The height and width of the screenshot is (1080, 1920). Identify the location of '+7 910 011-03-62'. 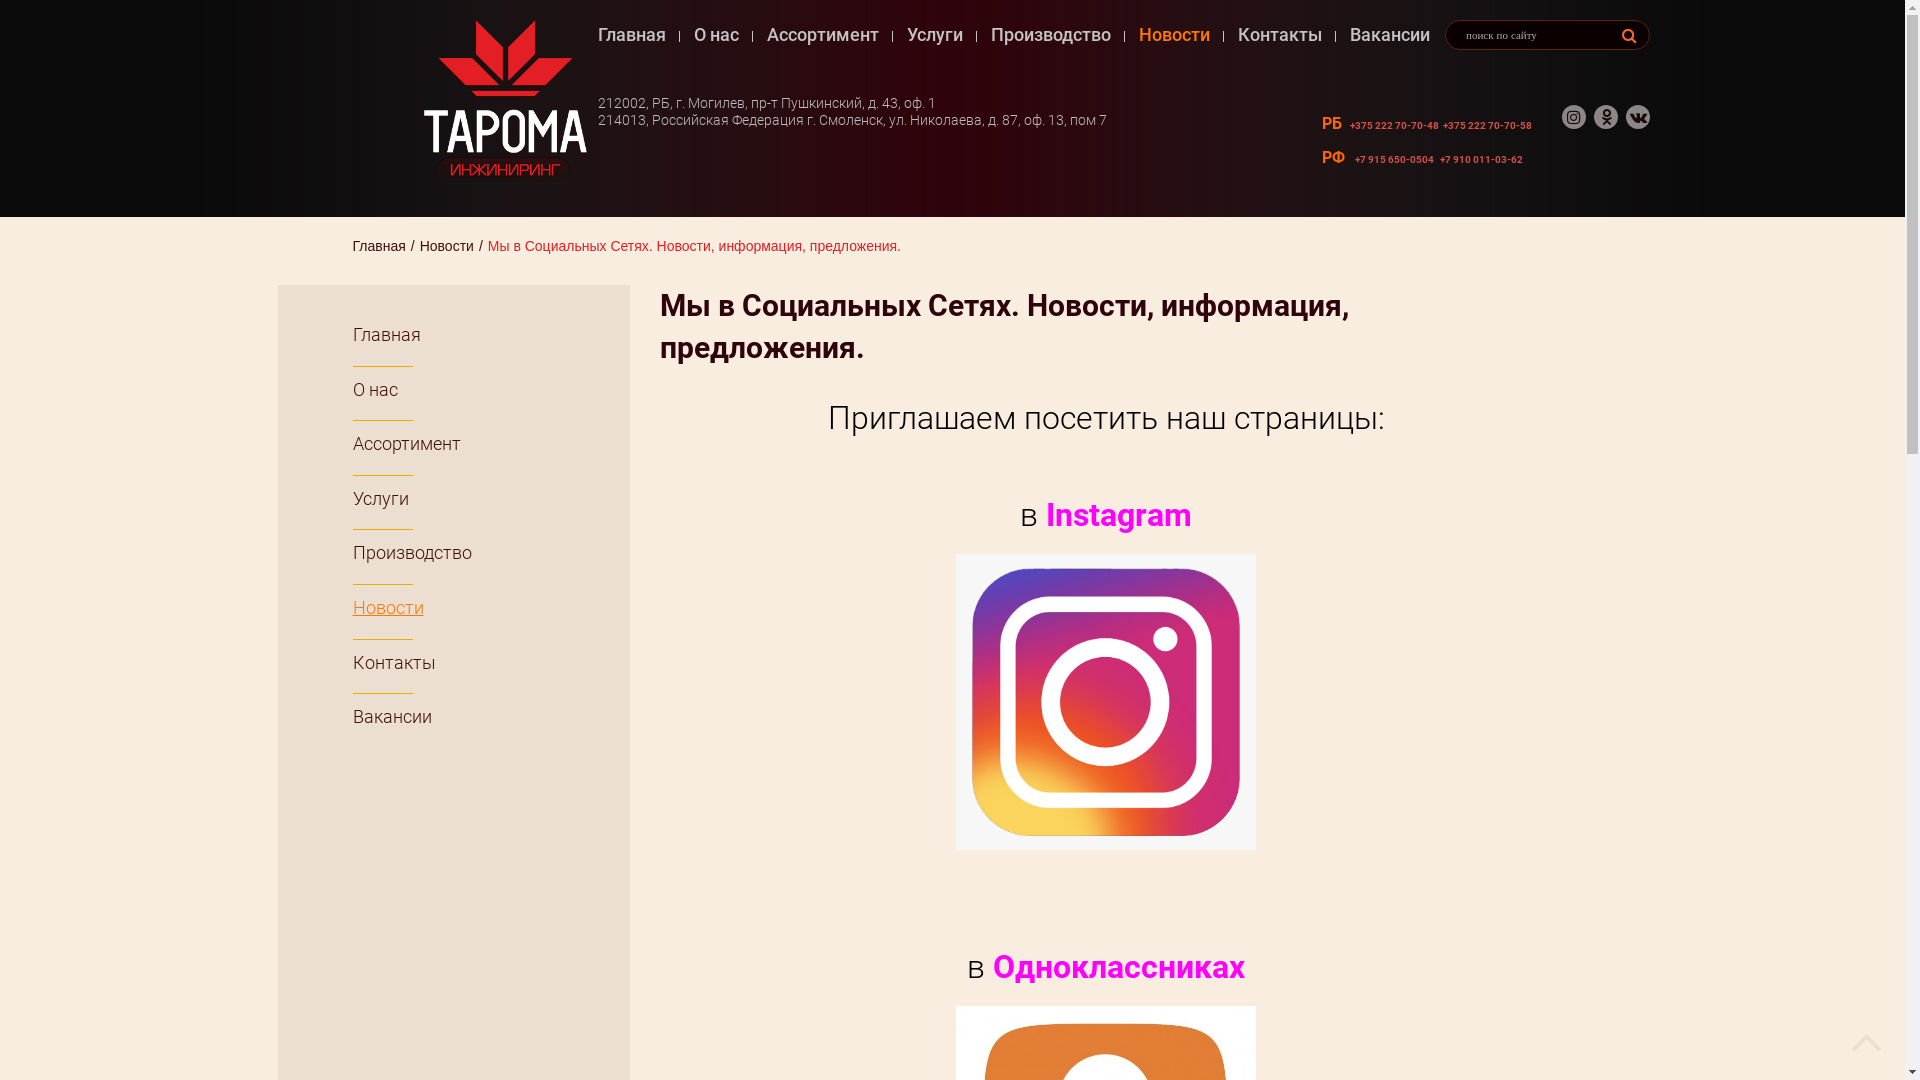
(1481, 158).